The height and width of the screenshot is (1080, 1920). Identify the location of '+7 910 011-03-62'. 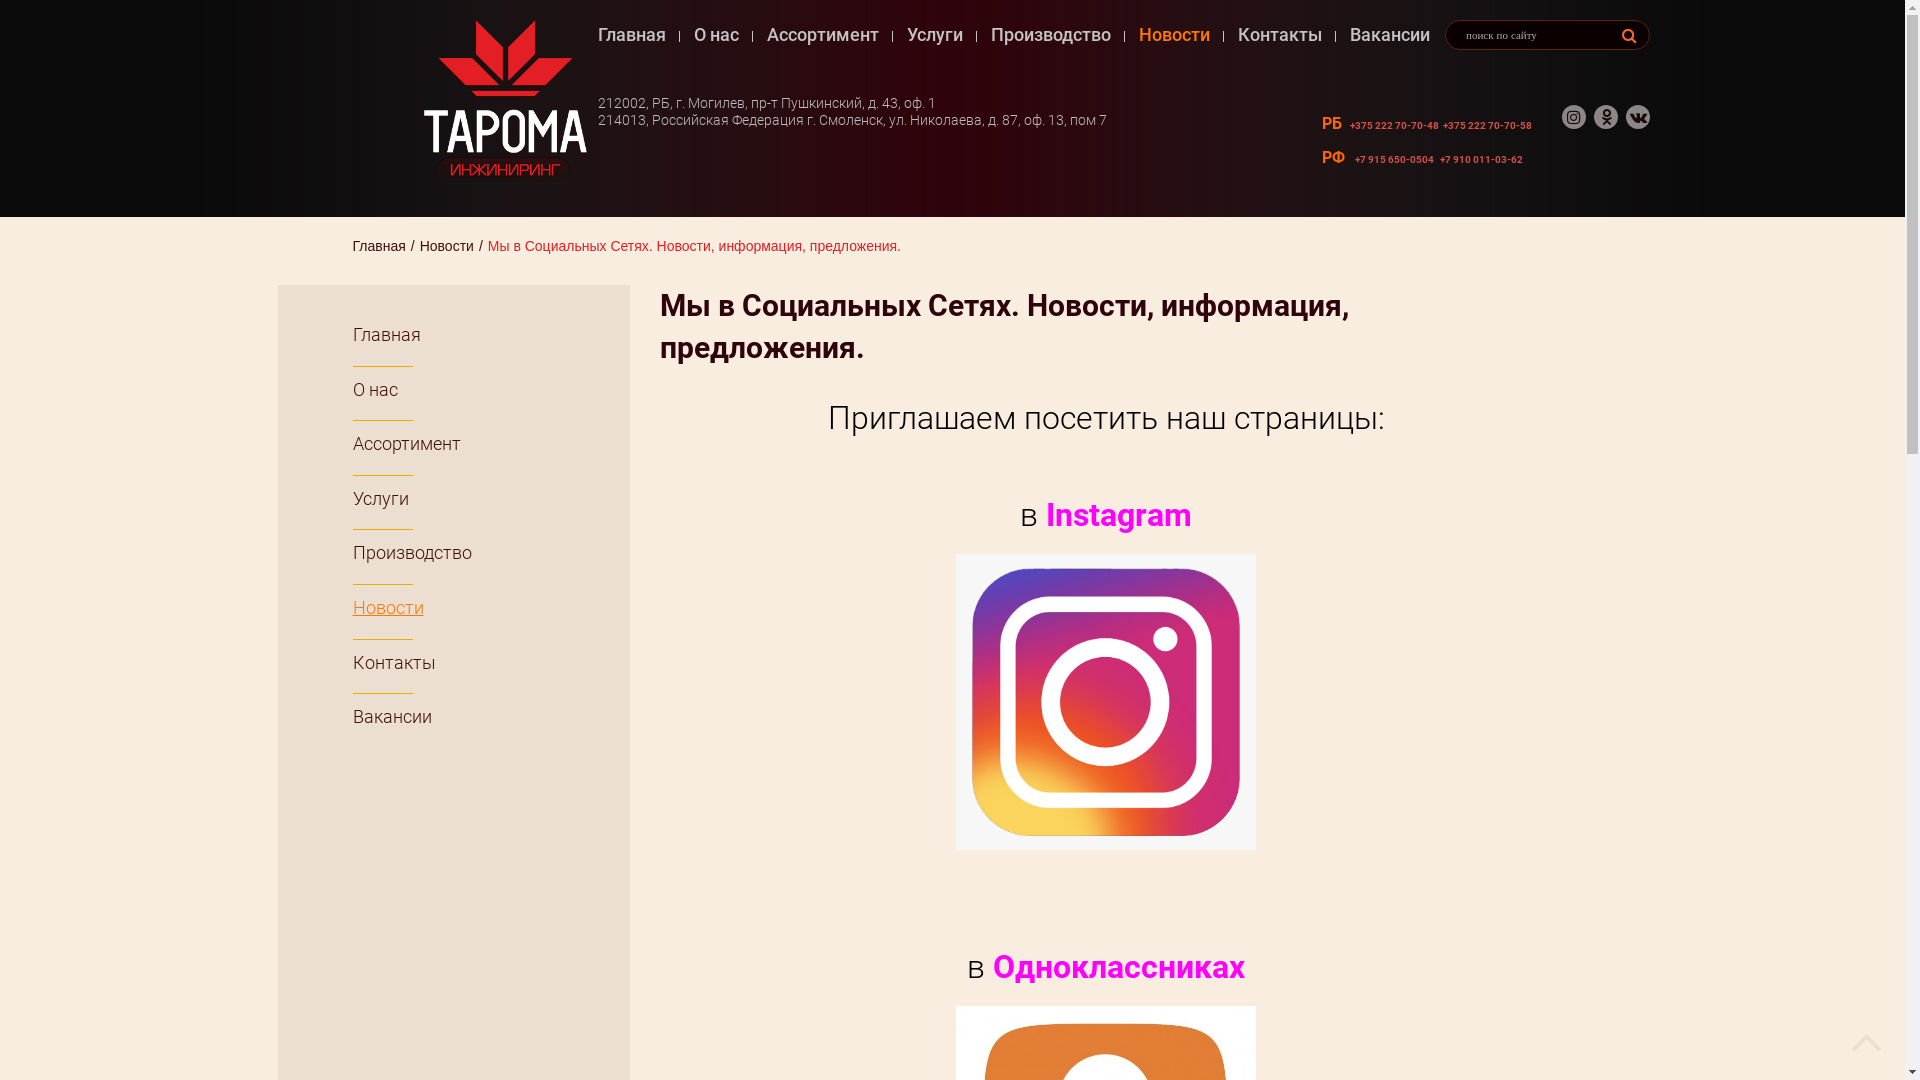
(1481, 158).